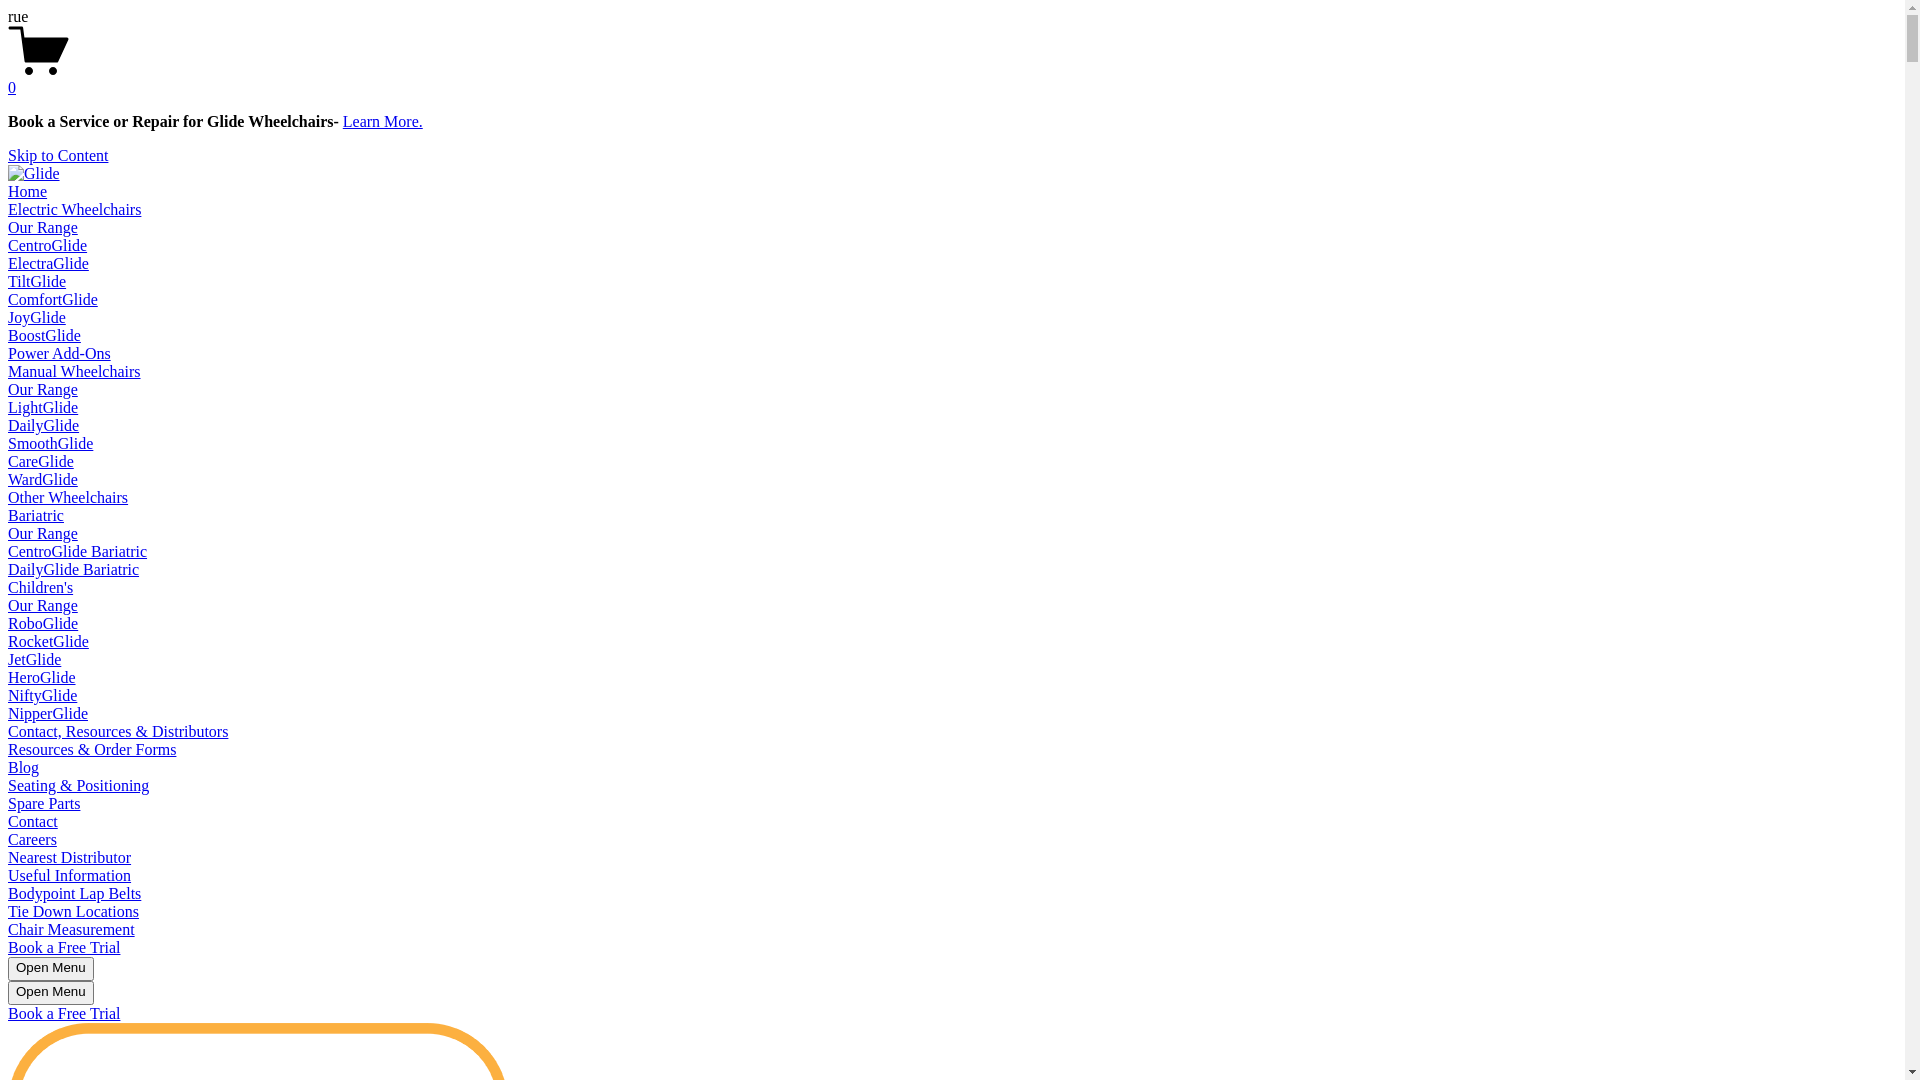  I want to click on 'ElectraGlide', so click(48, 262).